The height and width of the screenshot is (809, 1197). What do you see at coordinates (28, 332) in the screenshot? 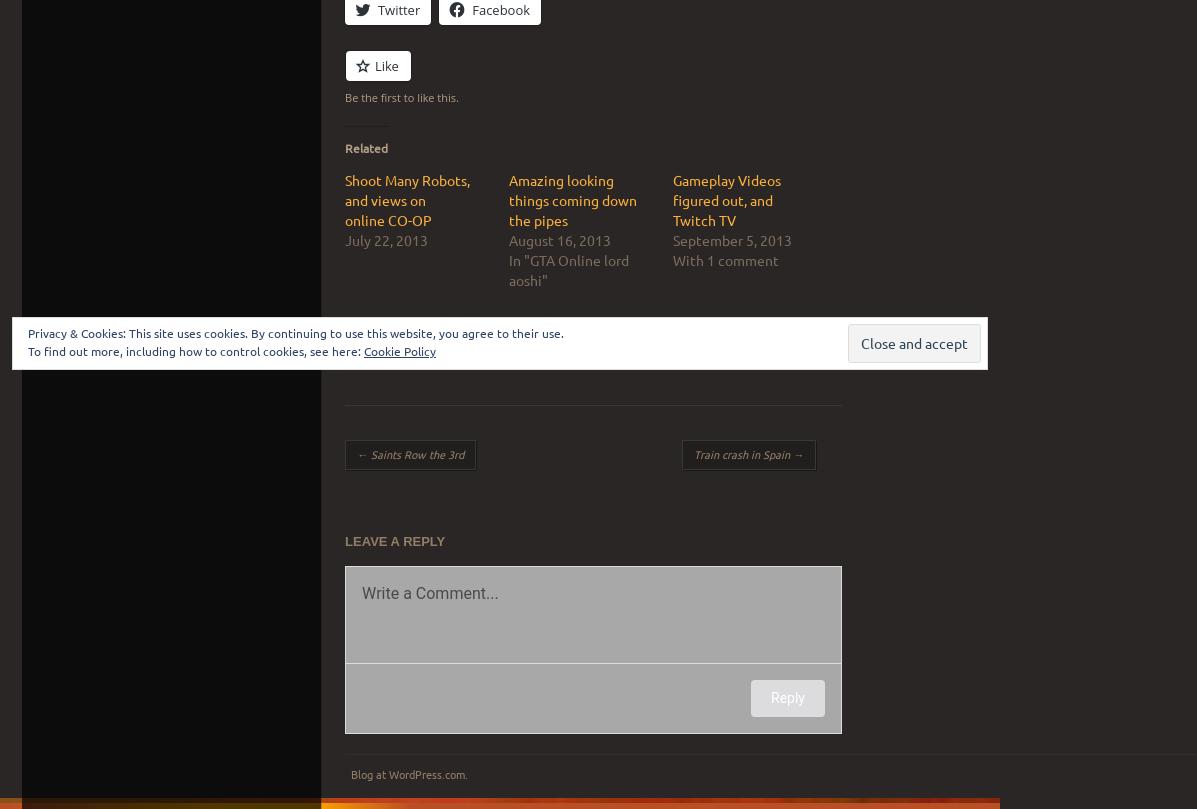
I see `'Privacy & Cookies: This site uses cookies. By continuing to use this website, you agree to their use.'` at bounding box center [28, 332].